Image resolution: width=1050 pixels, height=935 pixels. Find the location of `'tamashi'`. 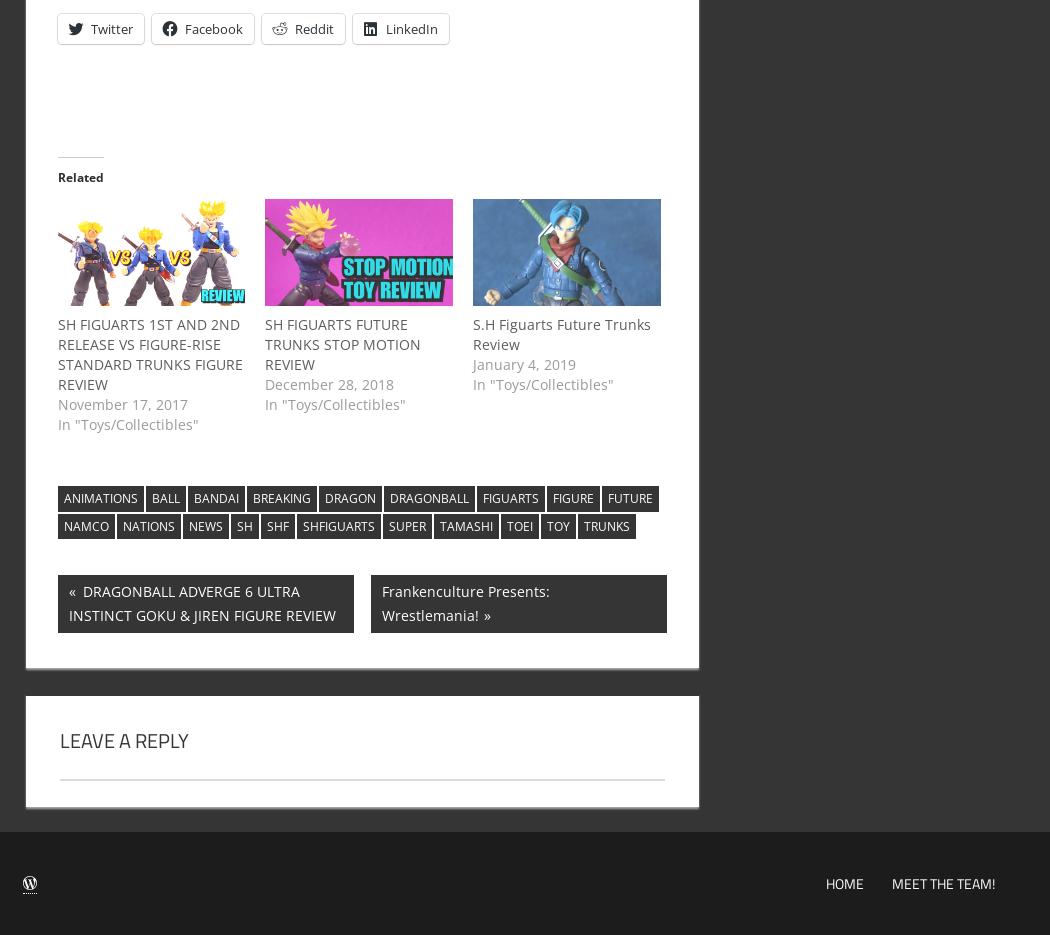

'tamashi' is located at coordinates (465, 525).